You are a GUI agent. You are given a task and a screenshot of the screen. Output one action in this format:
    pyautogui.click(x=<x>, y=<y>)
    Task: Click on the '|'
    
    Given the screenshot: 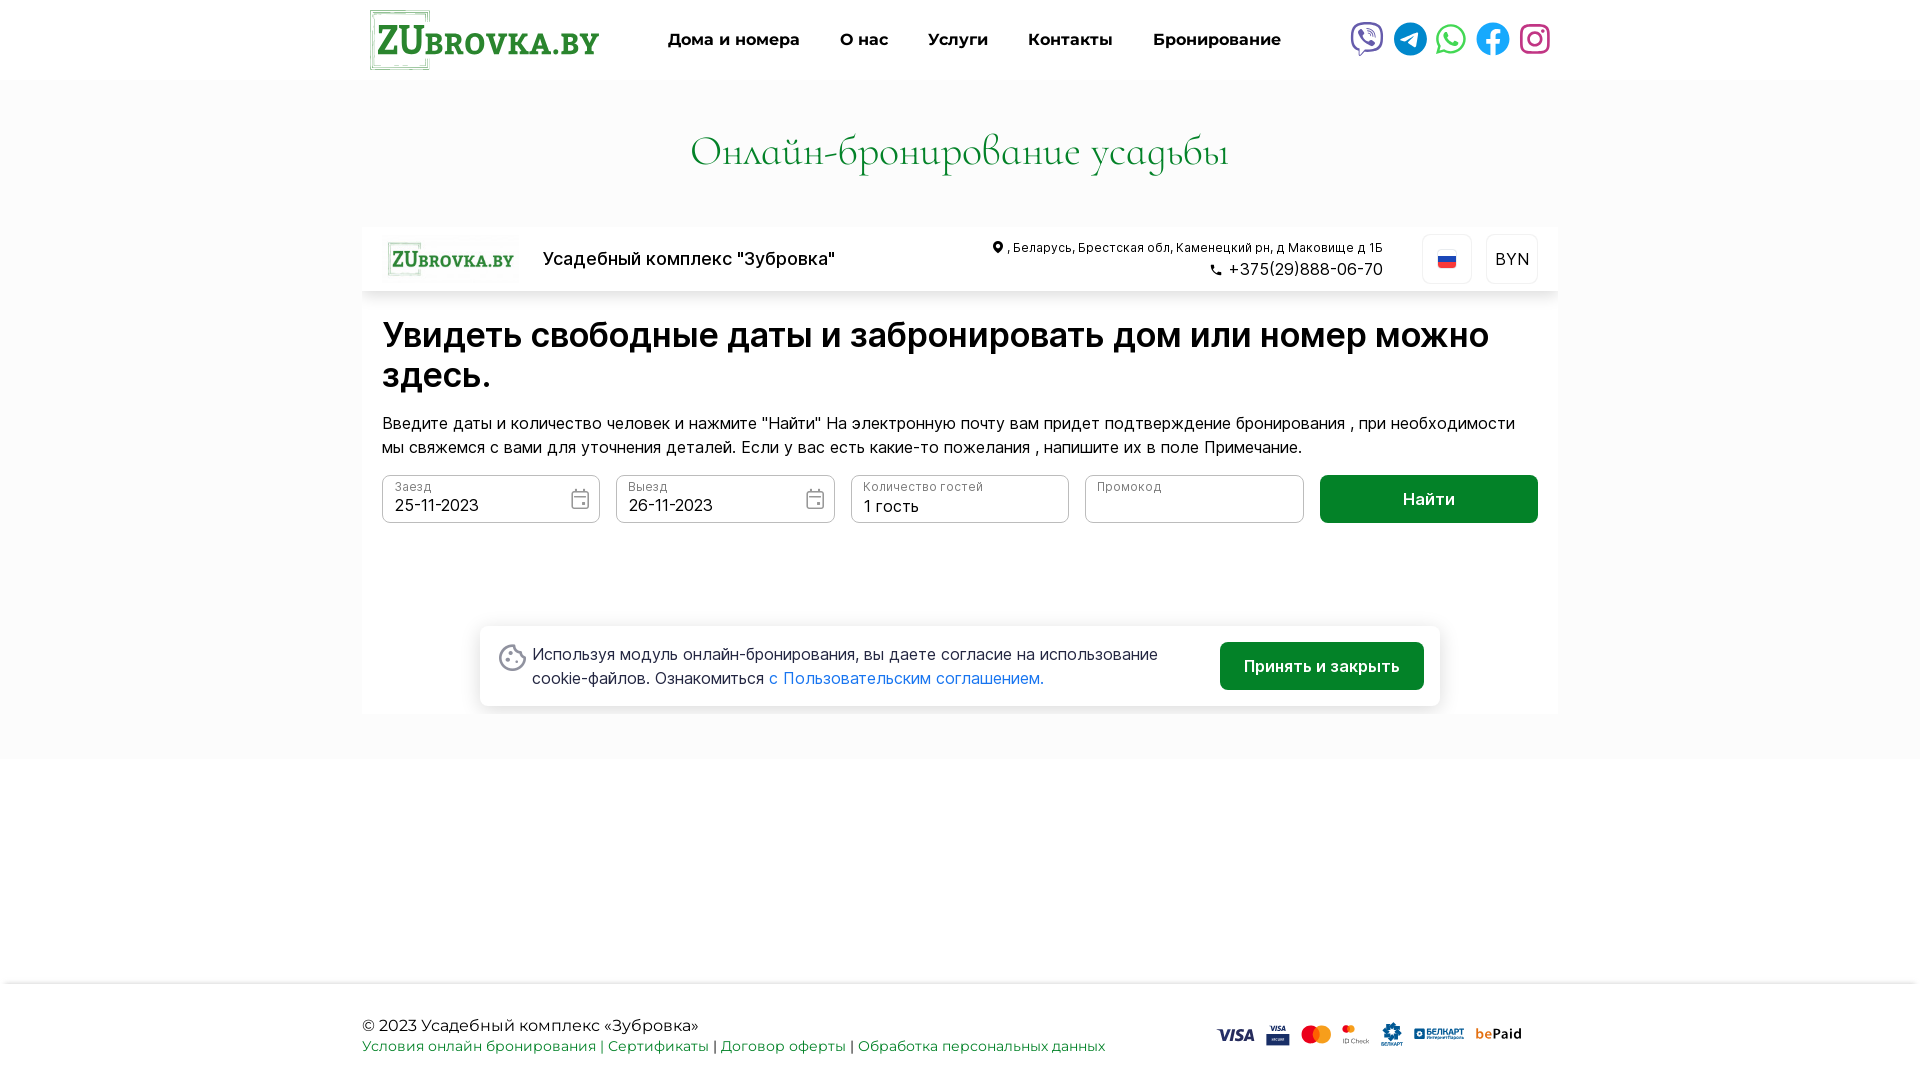 What is the action you would take?
    pyautogui.click(x=600, y=1044)
    